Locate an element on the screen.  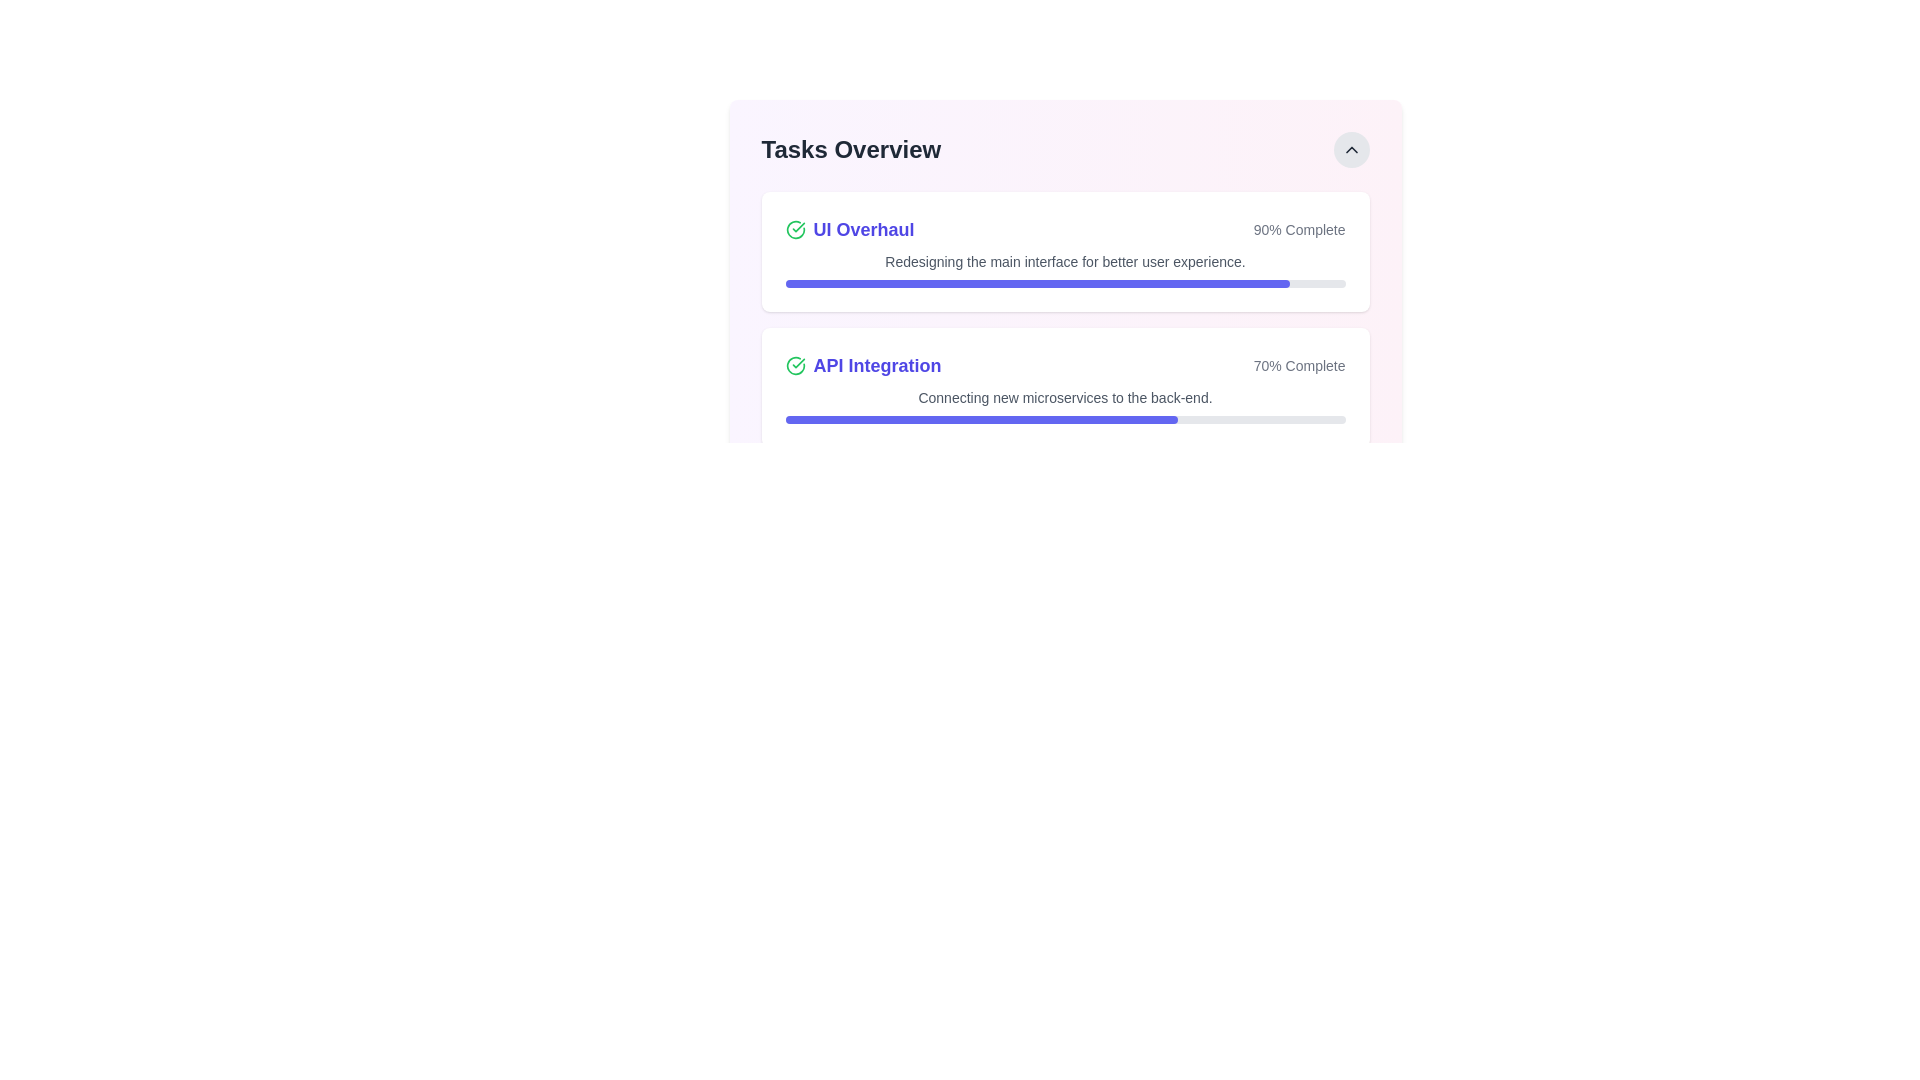
the horizontal progress bar styled with a rounded rectangular shape, located within the 'UI Overhaul' section is located at coordinates (1064, 284).